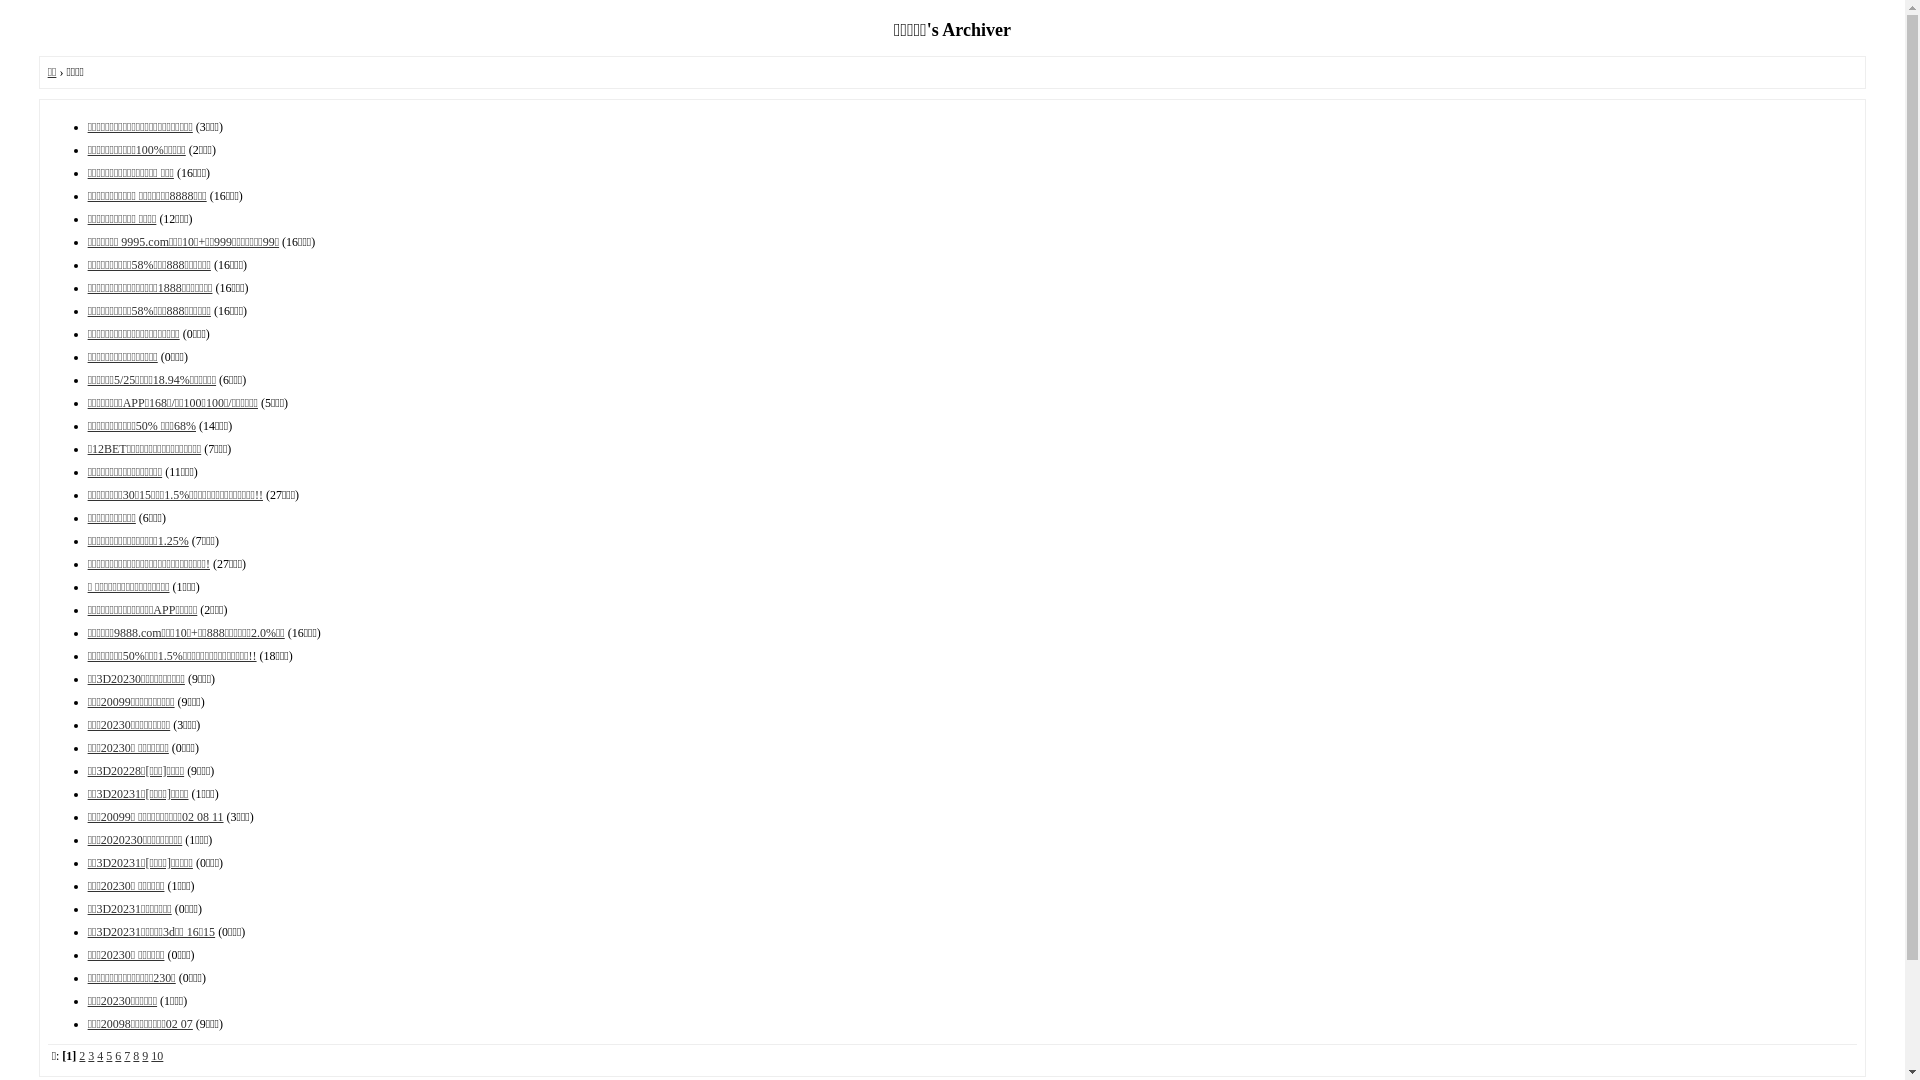 The width and height of the screenshot is (1920, 1080). What do you see at coordinates (78, 1055) in the screenshot?
I see `'2'` at bounding box center [78, 1055].